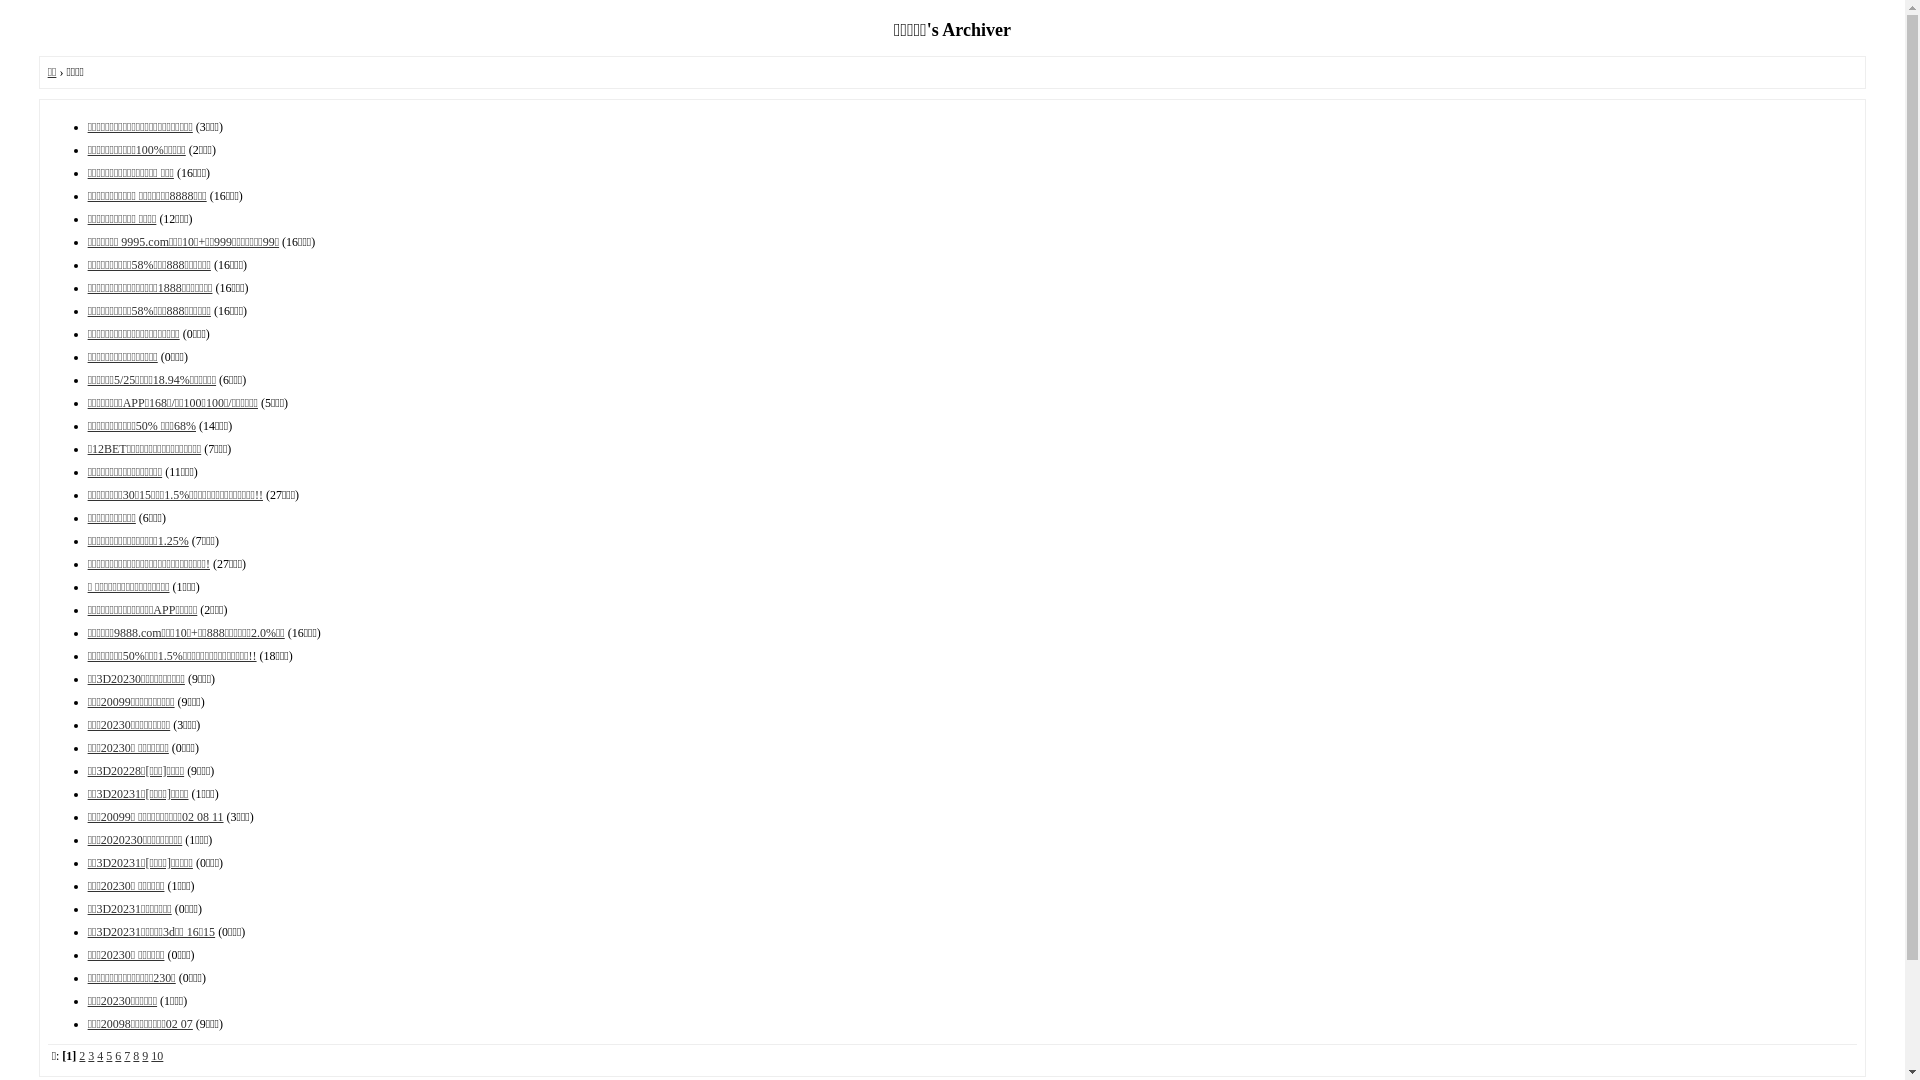 The width and height of the screenshot is (1920, 1080). What do you see at coordinates (78, 1055) in the screenshot?
I see `'2'` at bounding box center [78, 1055].